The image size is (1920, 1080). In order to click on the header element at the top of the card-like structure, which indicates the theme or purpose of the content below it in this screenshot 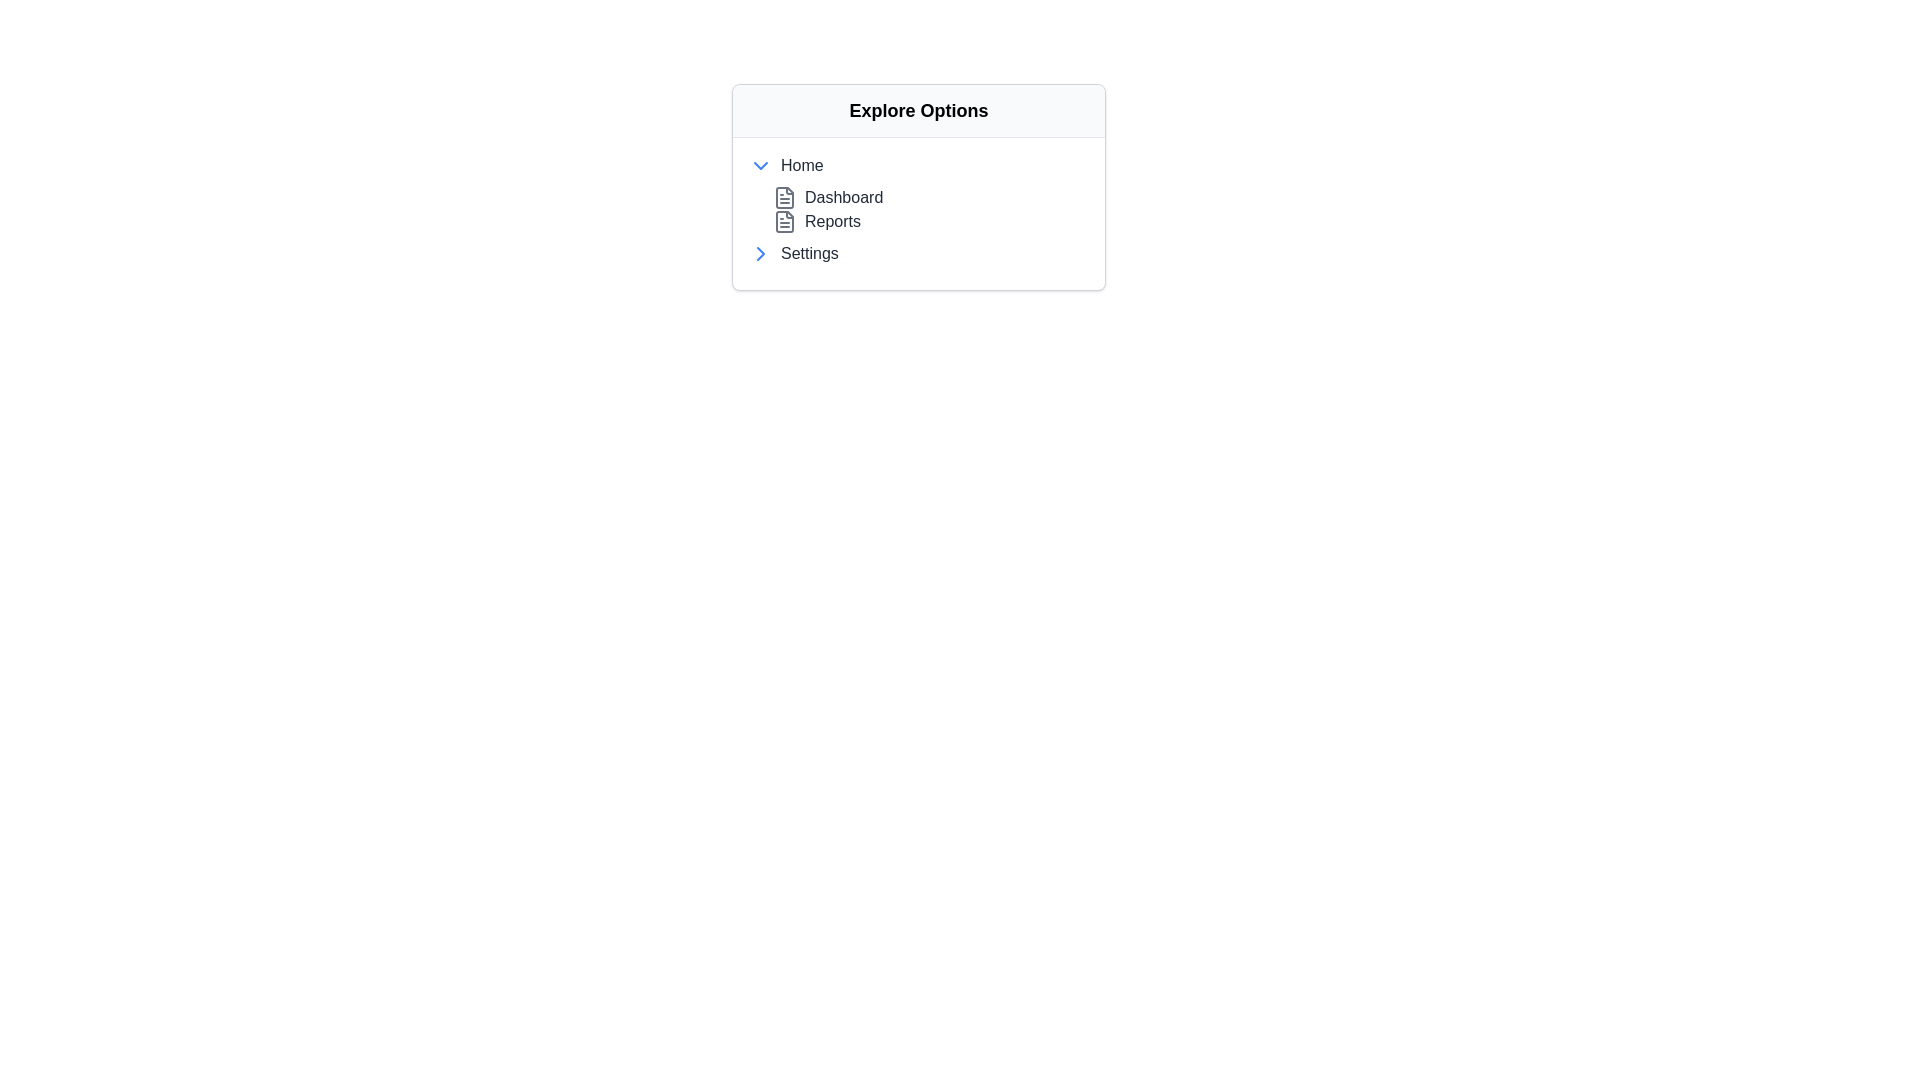, I will do `click(917, 111)`.